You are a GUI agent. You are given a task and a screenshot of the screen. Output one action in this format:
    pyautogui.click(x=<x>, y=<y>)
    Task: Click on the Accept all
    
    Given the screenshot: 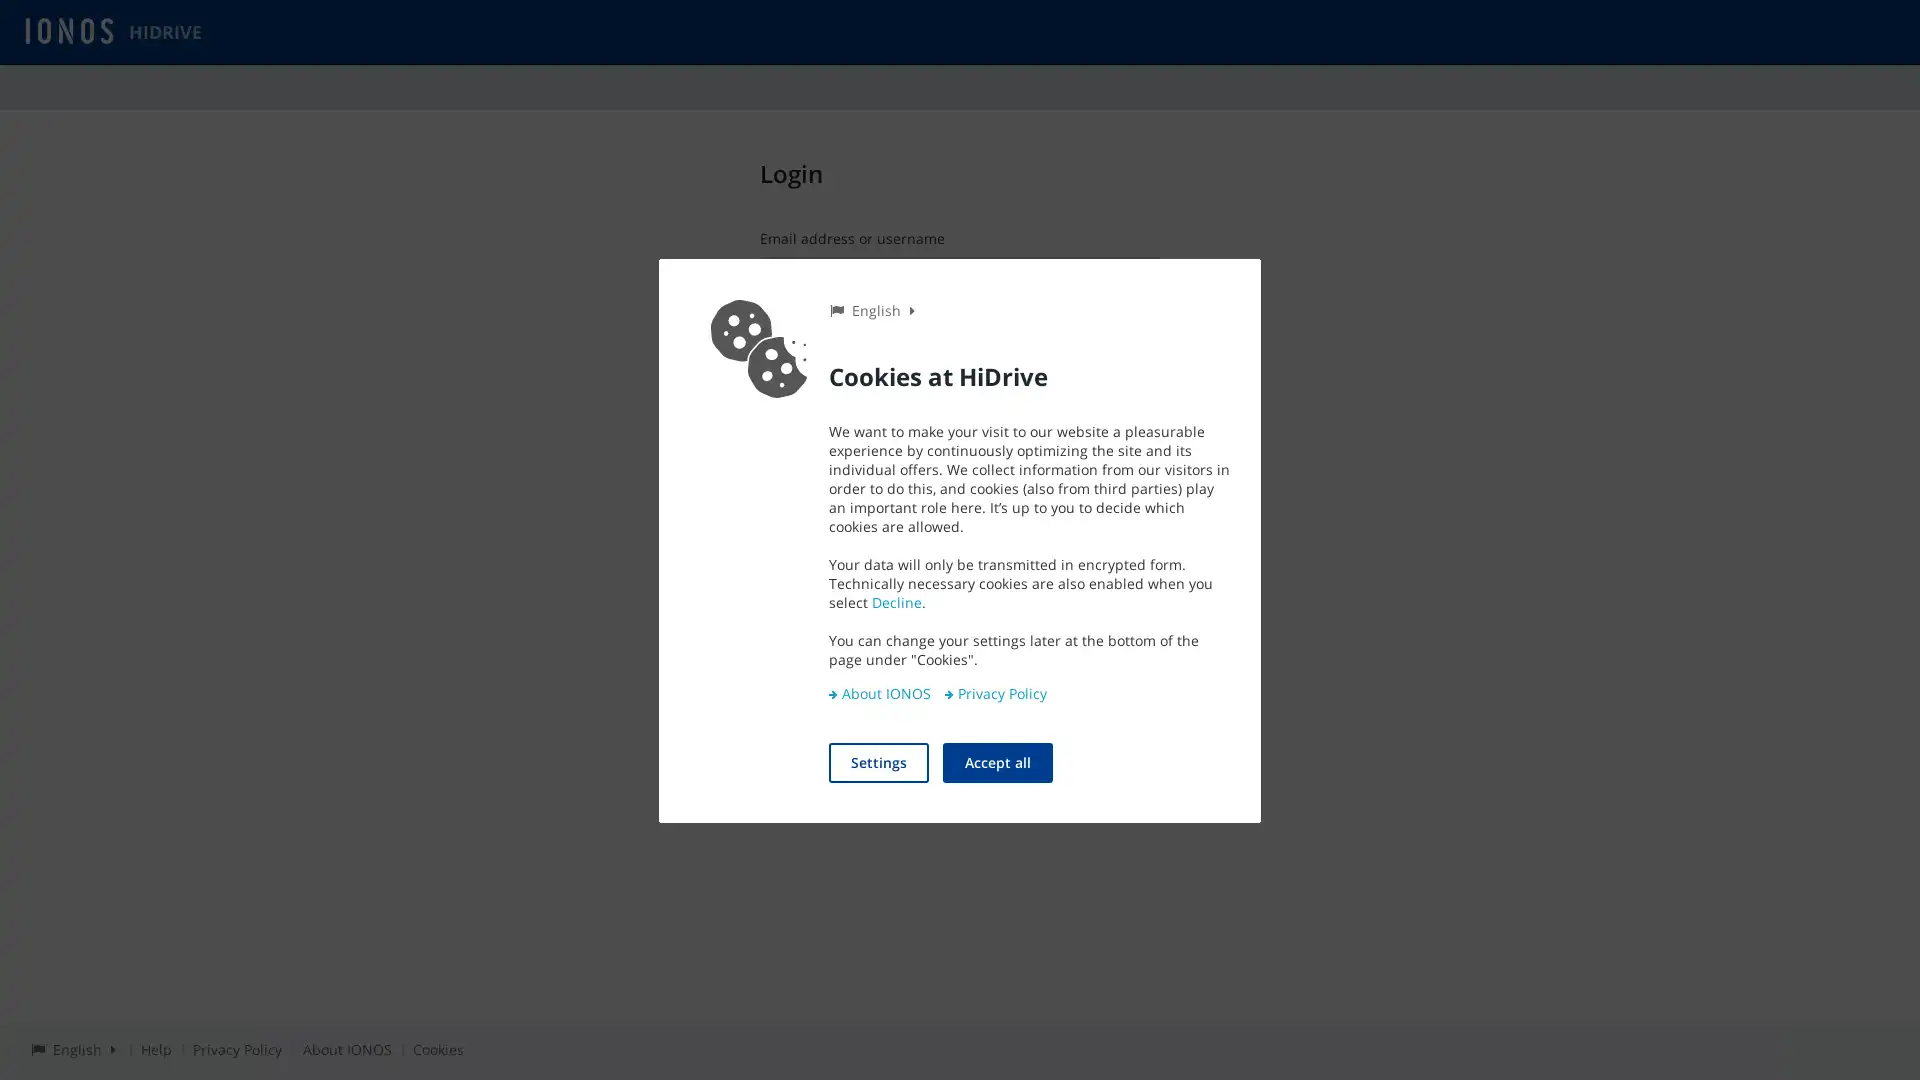 What is the action you would take?
    pyautogui.click(x=998, y=763)
    